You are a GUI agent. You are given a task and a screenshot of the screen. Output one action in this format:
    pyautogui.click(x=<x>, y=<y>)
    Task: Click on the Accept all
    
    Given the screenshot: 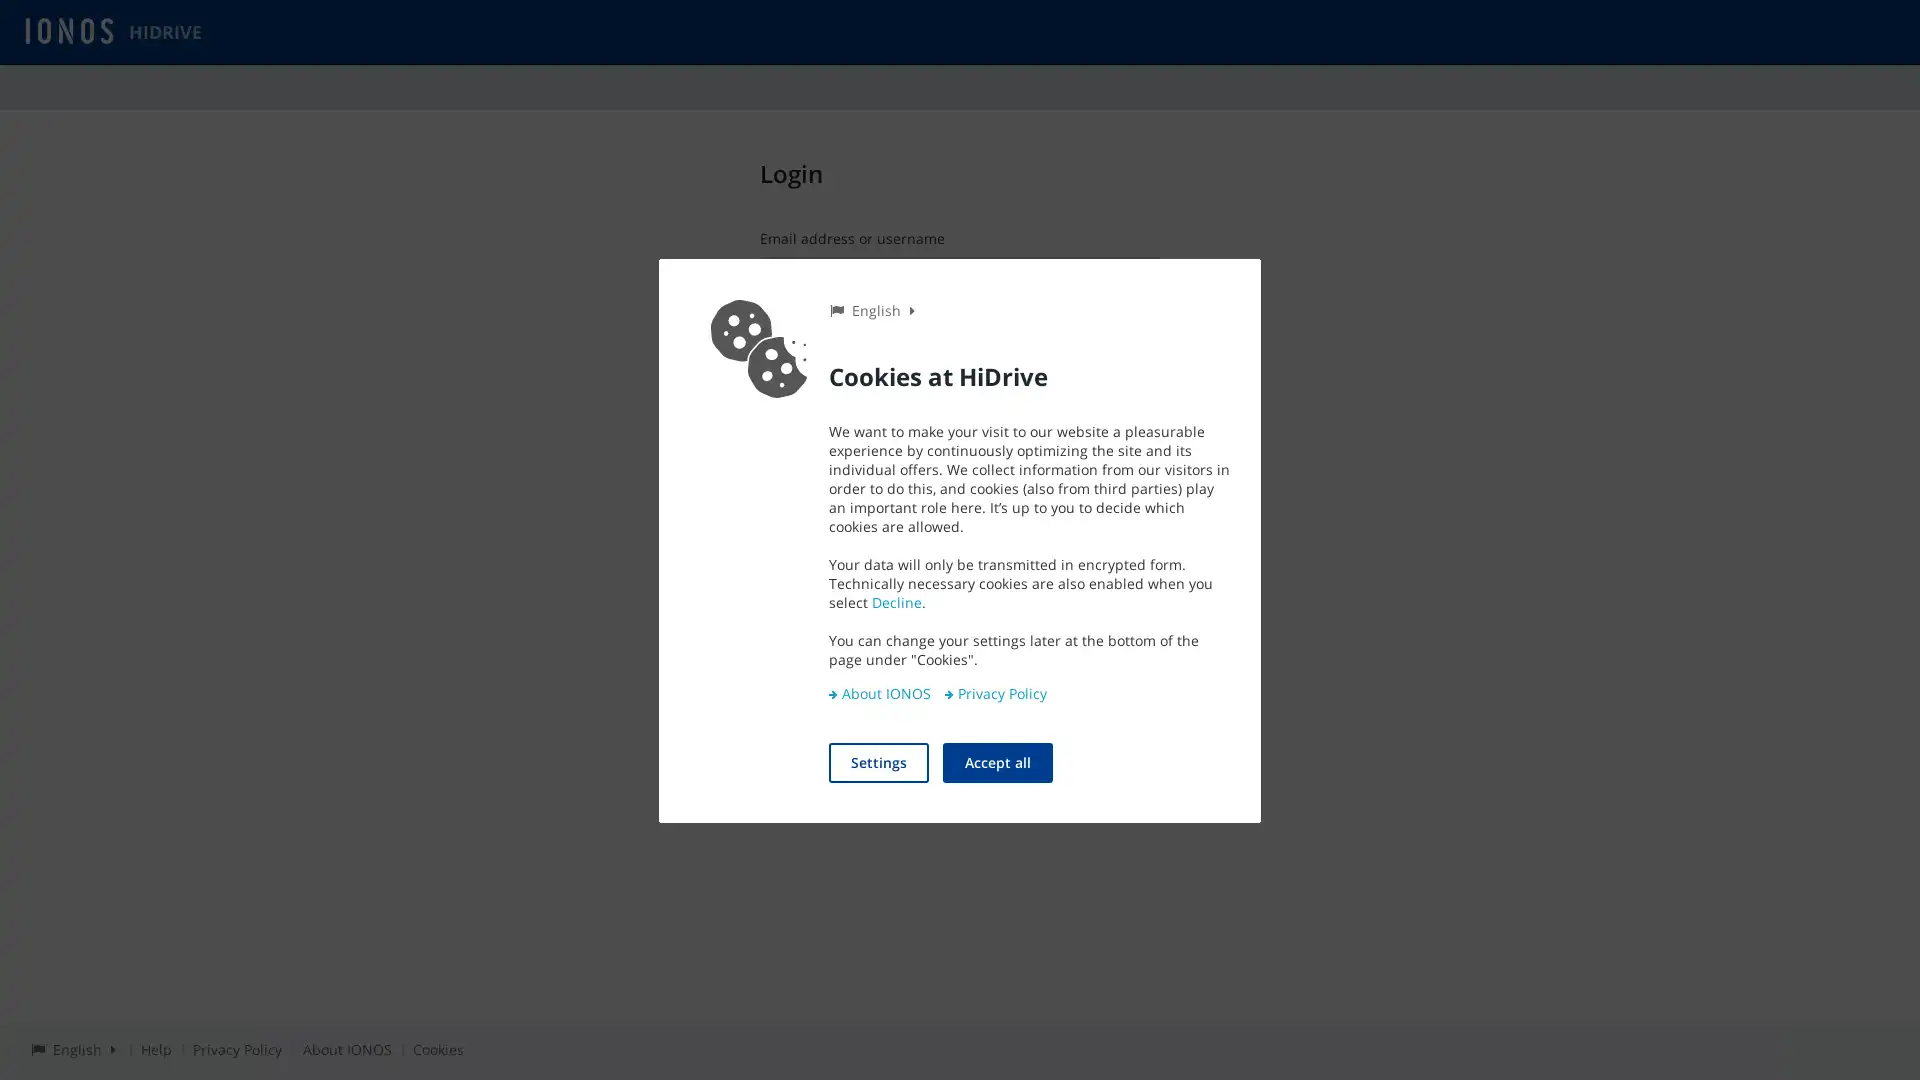 What is the action you would take?
    pyautogui.click(x=998, y=763)
    